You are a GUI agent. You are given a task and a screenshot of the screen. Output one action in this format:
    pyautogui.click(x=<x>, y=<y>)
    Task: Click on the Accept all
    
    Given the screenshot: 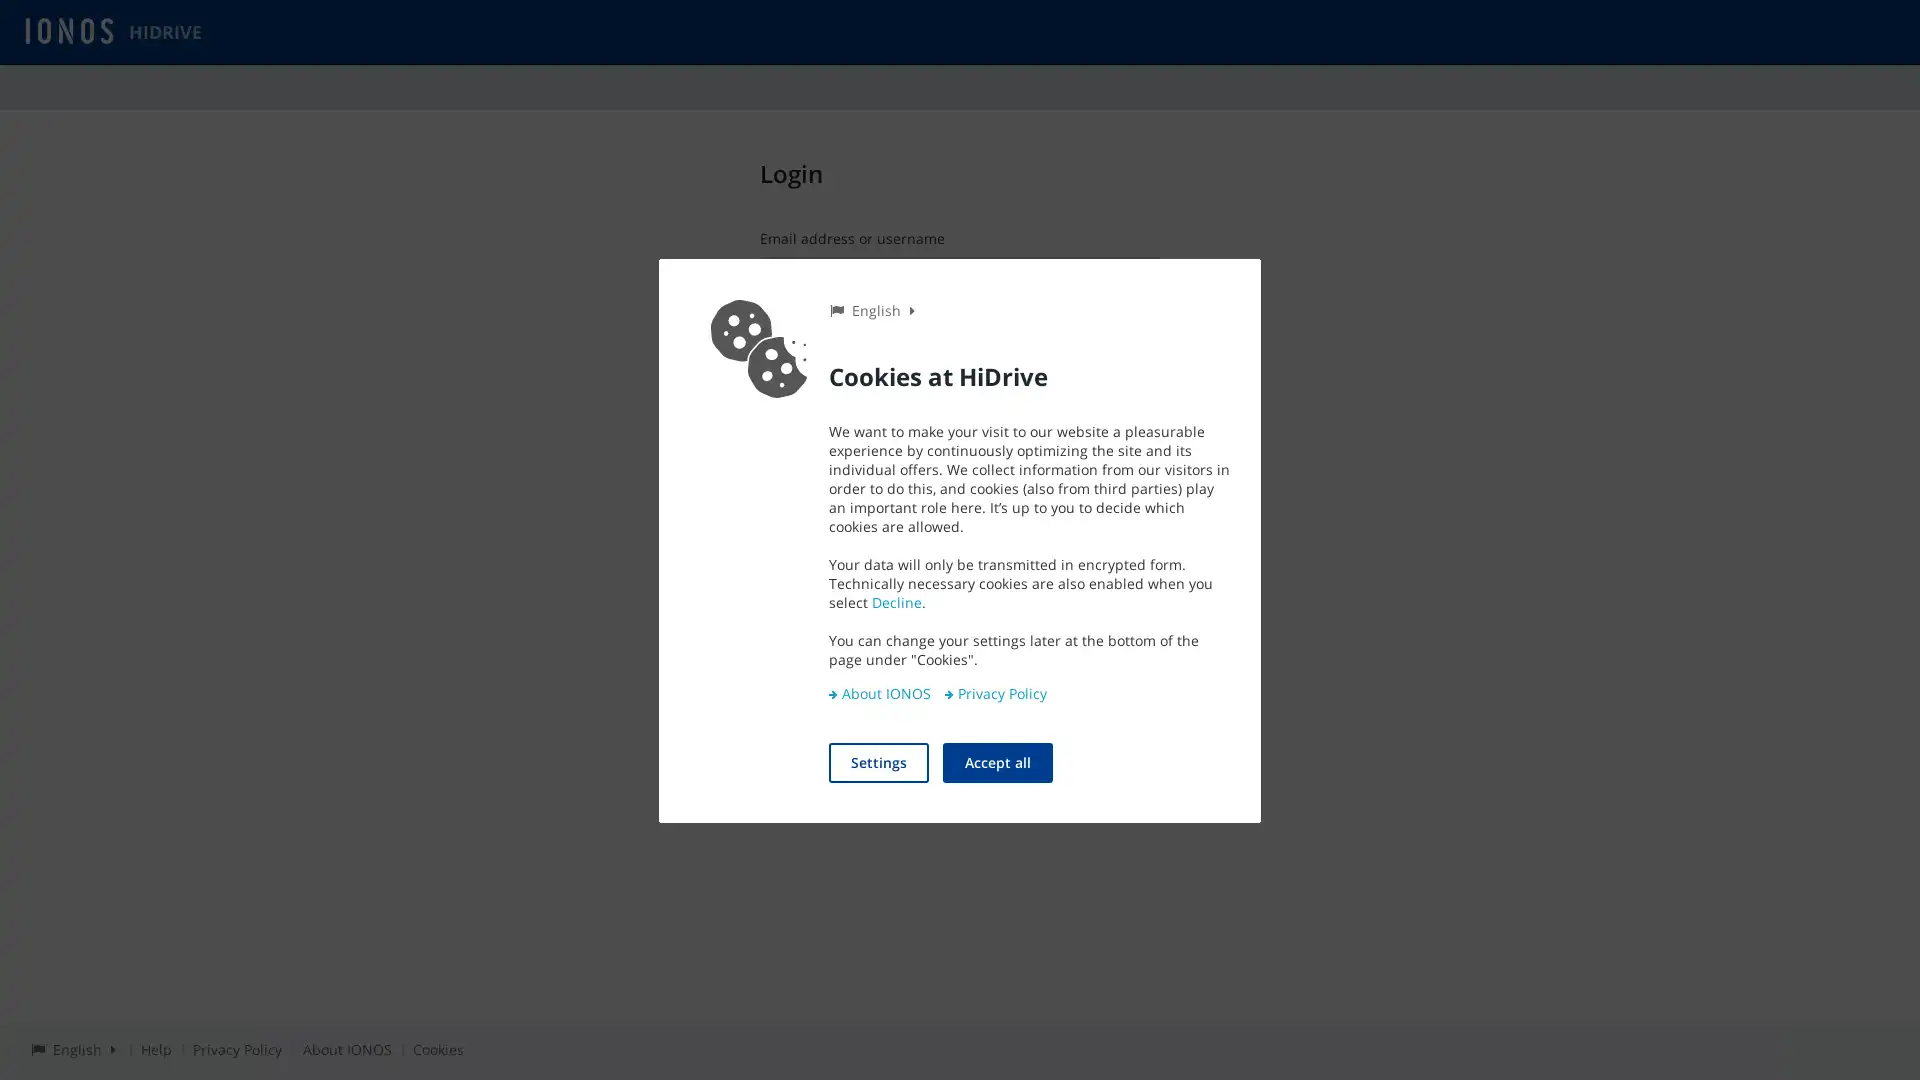 What is the action you would take?
    pyautogui.click(x=998, y=763)
    